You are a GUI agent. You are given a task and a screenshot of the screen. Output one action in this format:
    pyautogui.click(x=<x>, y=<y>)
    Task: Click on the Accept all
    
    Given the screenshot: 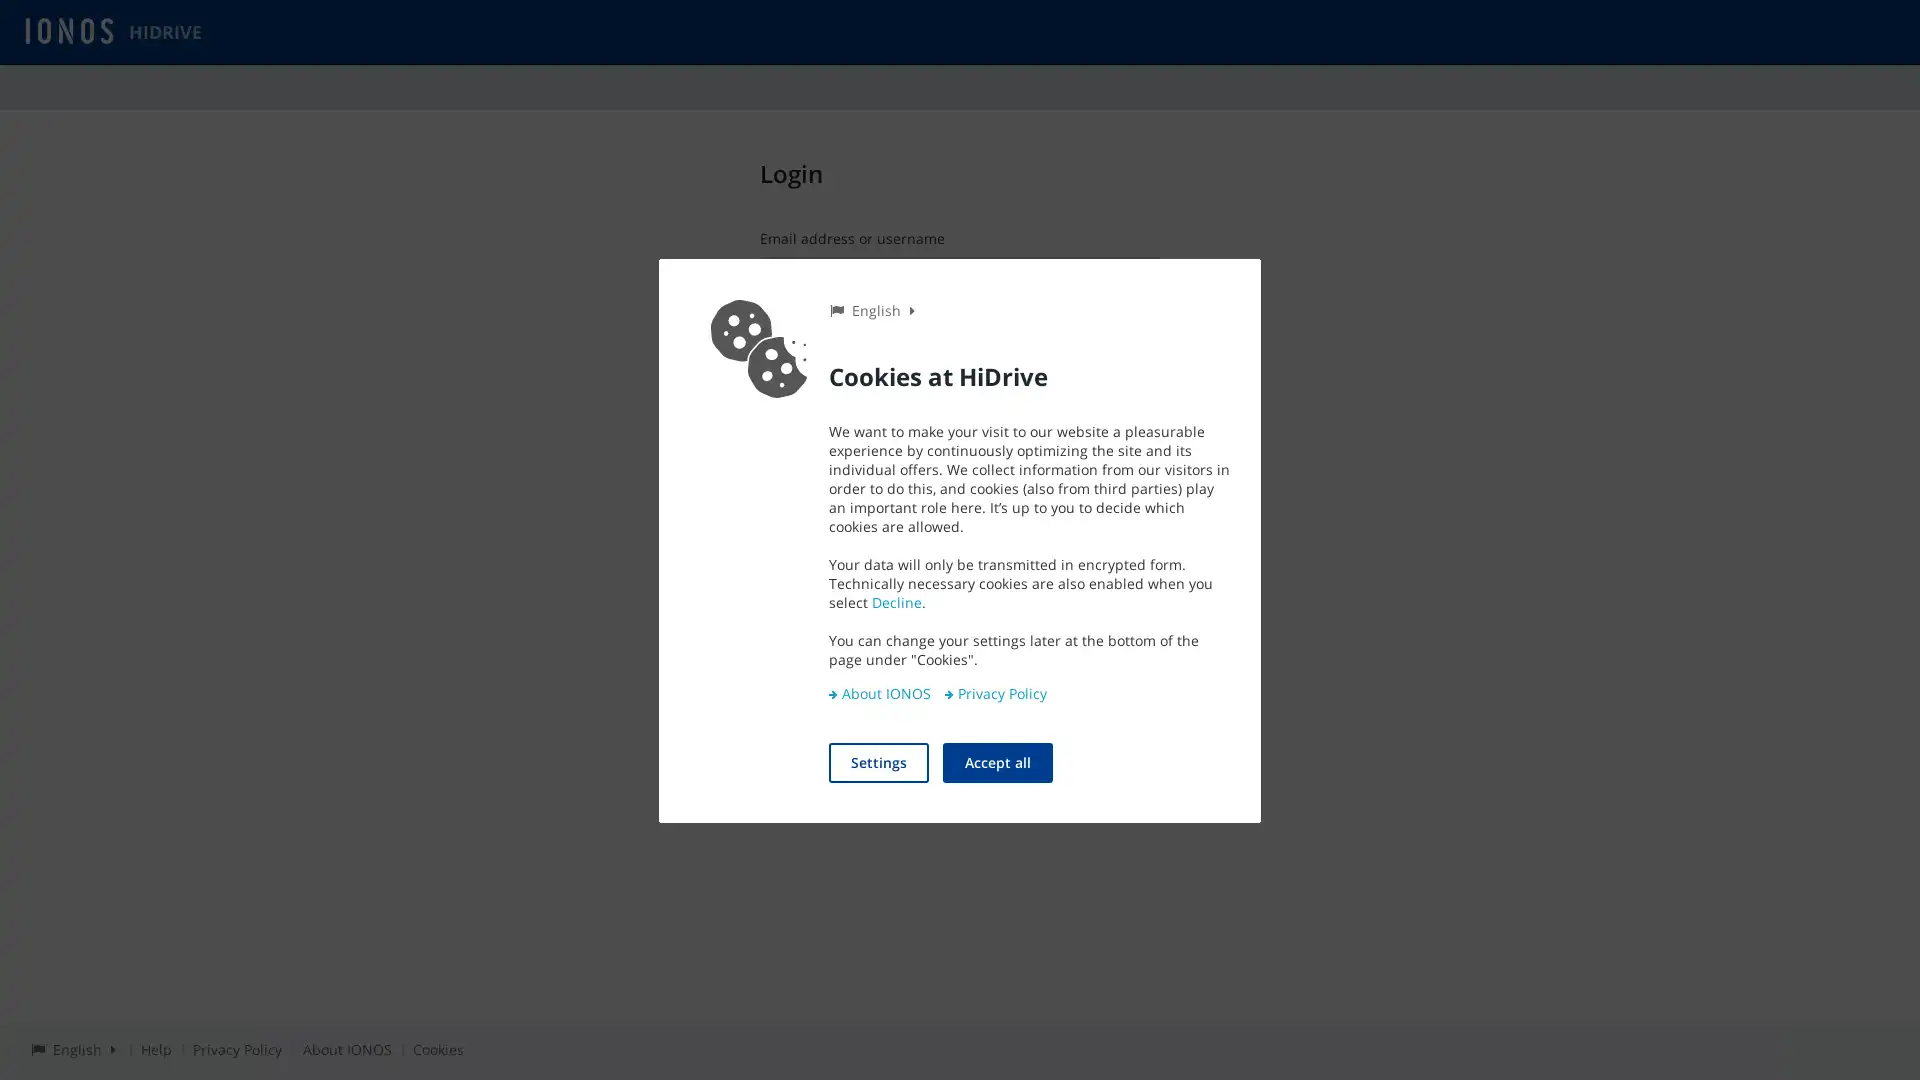 What is the action you would take?
    pyautogui.click(x=998, y=763)
    